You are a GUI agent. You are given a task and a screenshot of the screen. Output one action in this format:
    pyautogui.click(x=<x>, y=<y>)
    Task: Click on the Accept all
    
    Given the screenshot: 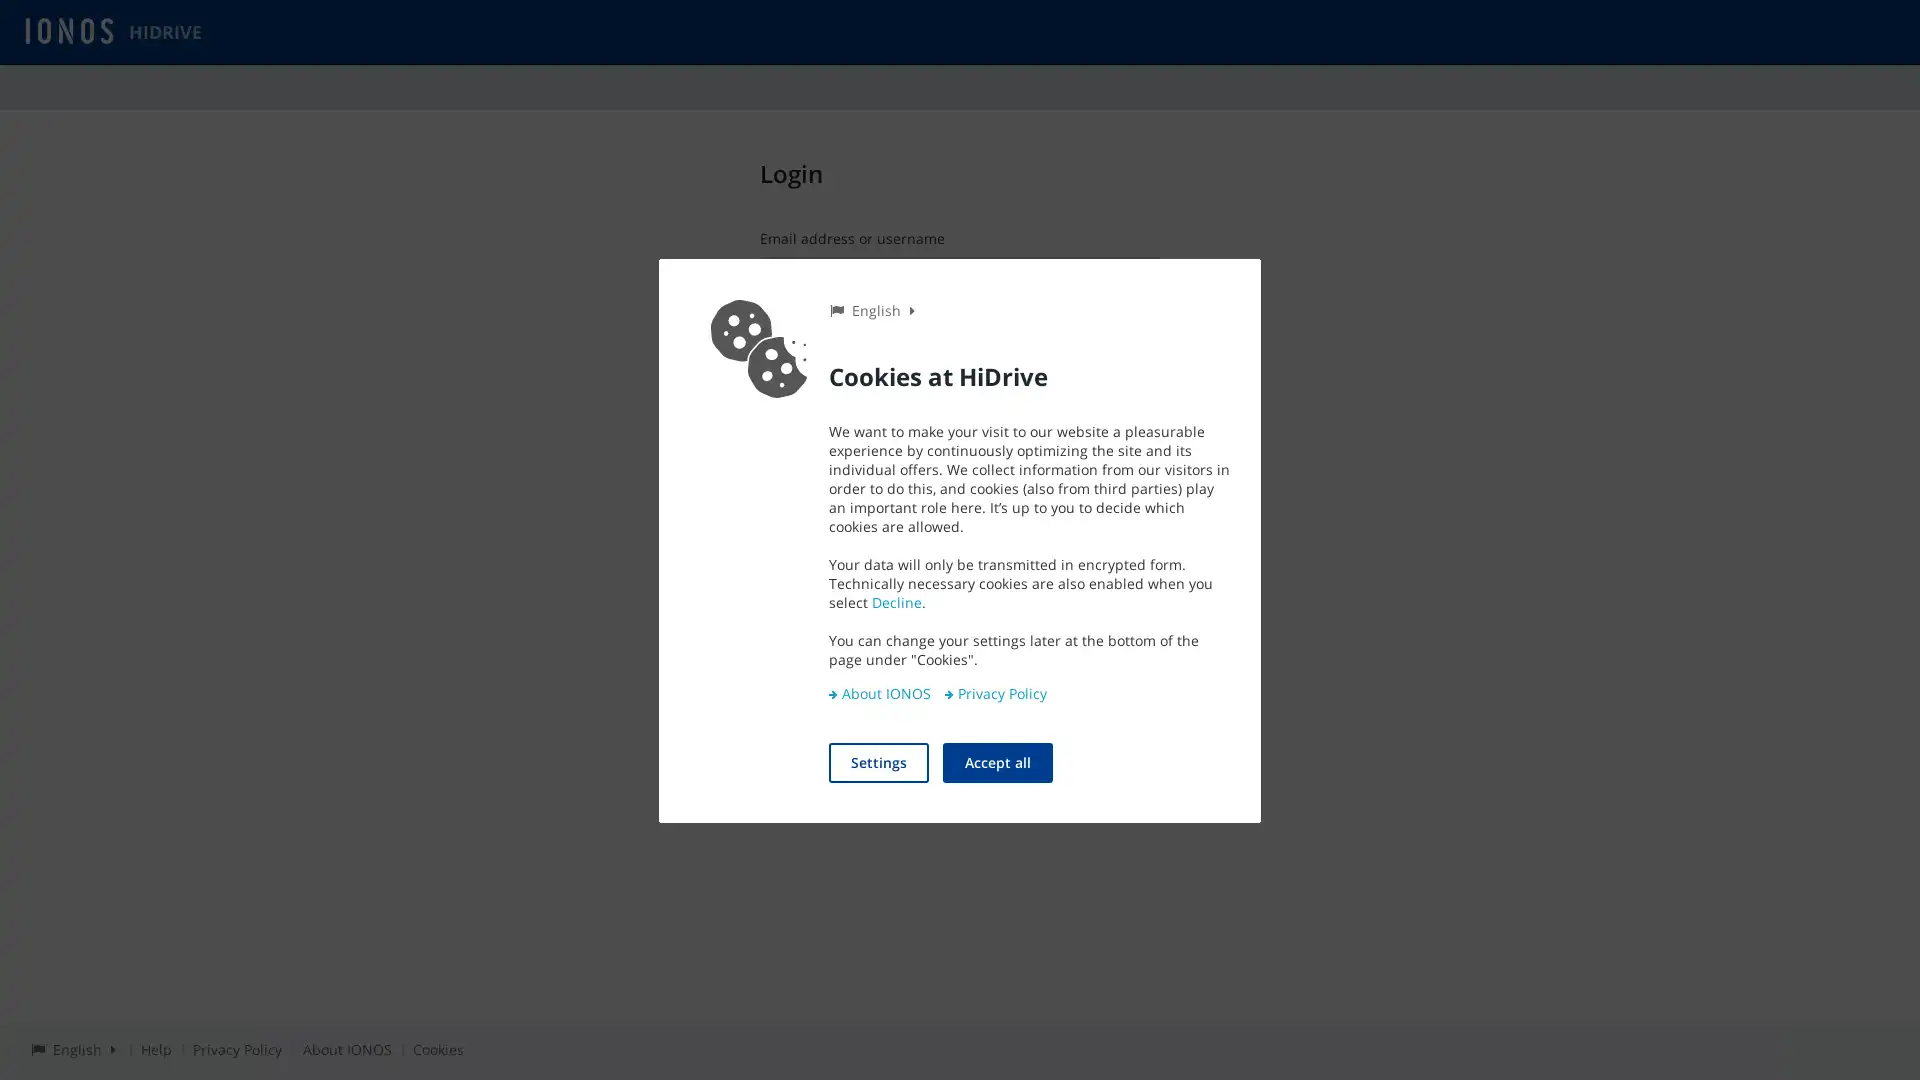 What is the action you would take?
    pyautogui.click(x=998, y=763)
    